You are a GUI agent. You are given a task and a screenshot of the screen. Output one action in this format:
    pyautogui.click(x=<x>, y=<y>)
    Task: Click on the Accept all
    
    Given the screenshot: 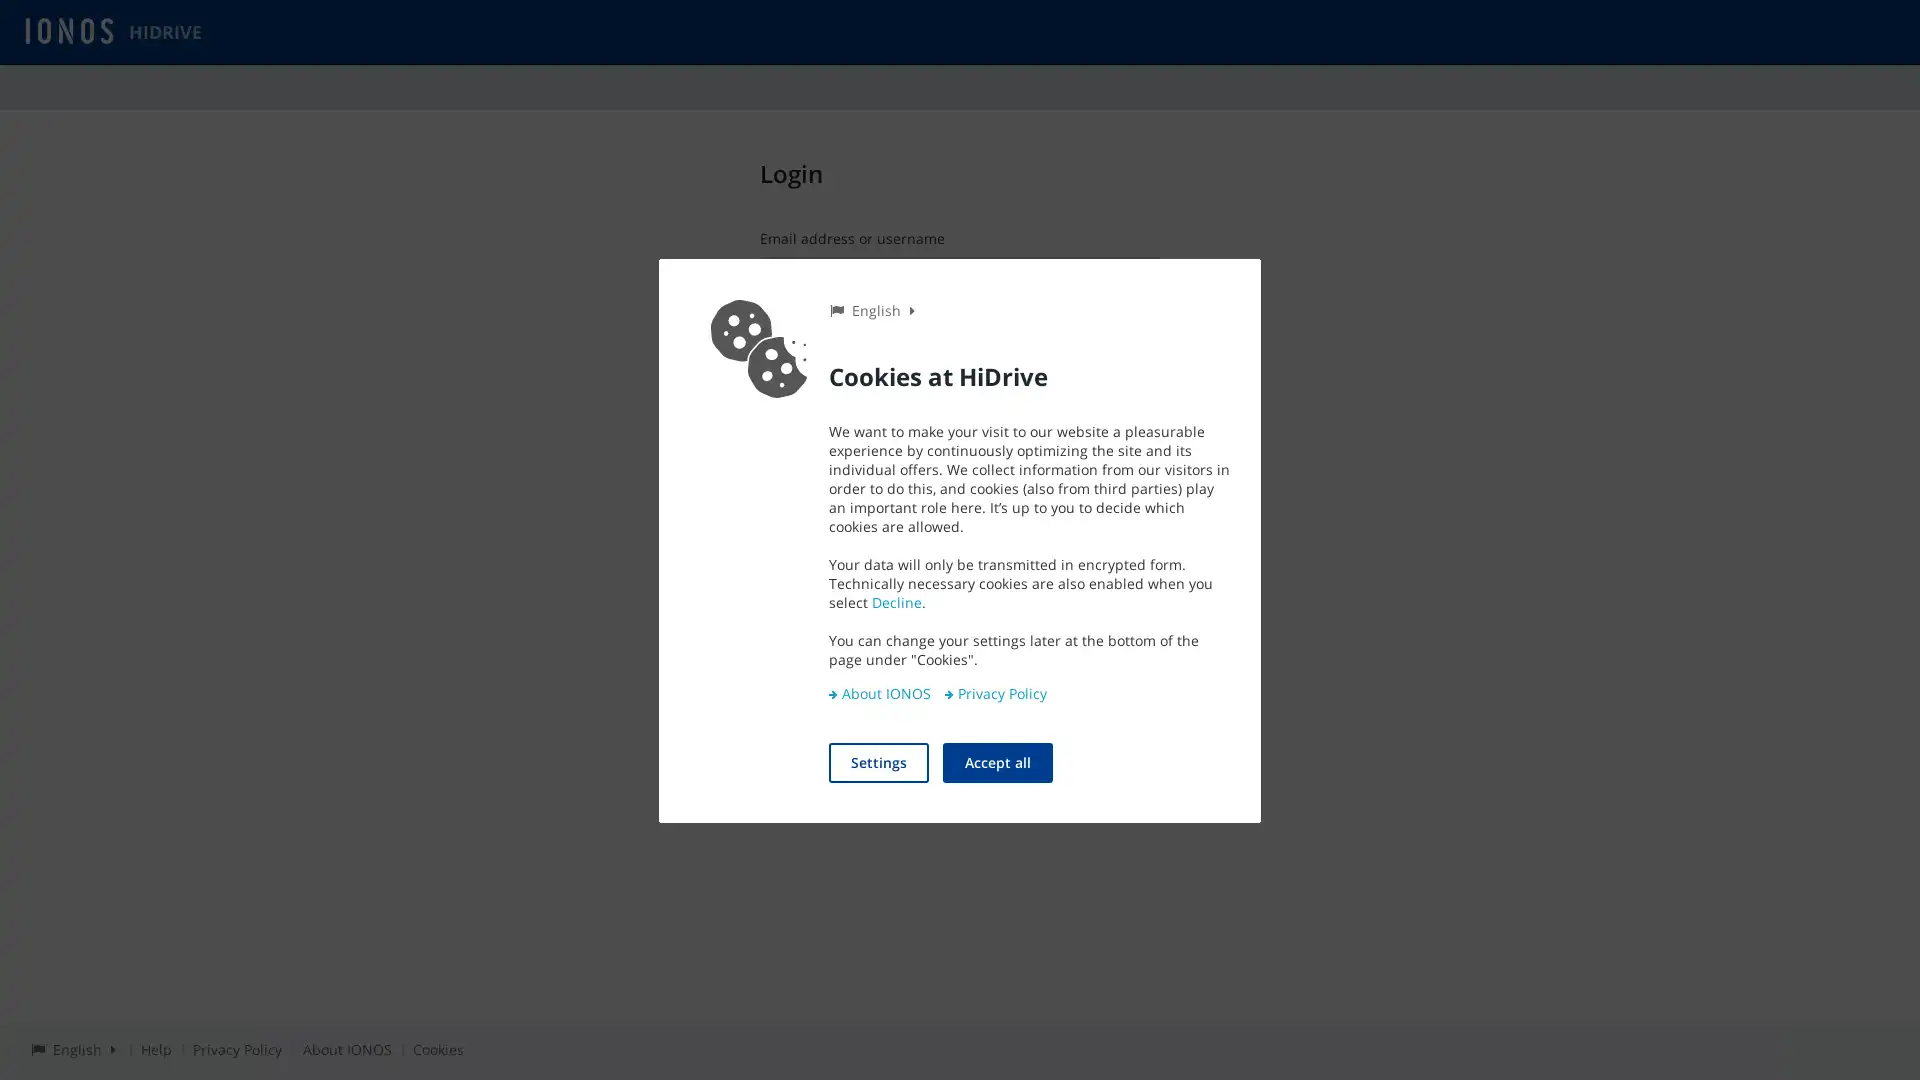 What is the action you would take?
    pyautogui.click(x=998, y=763)
    